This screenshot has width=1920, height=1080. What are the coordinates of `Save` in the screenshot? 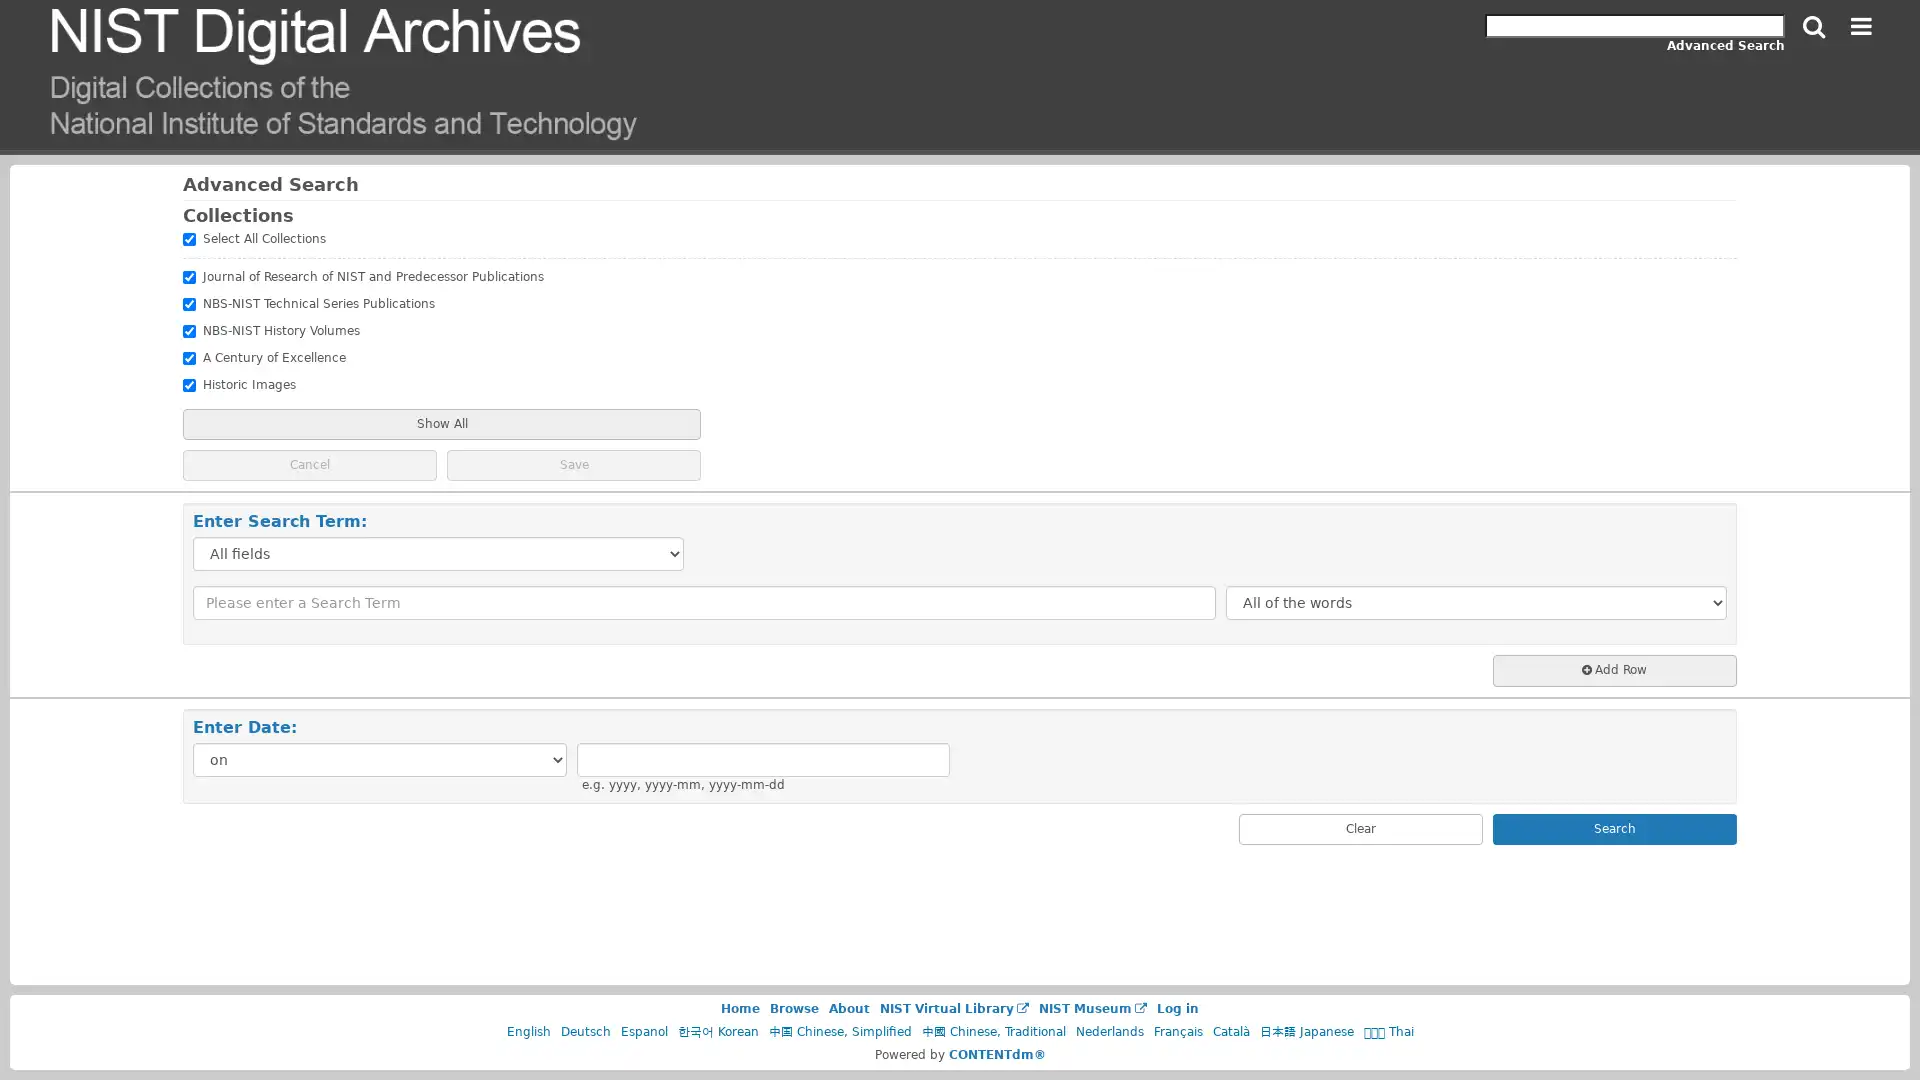 It's located at (573, 464).